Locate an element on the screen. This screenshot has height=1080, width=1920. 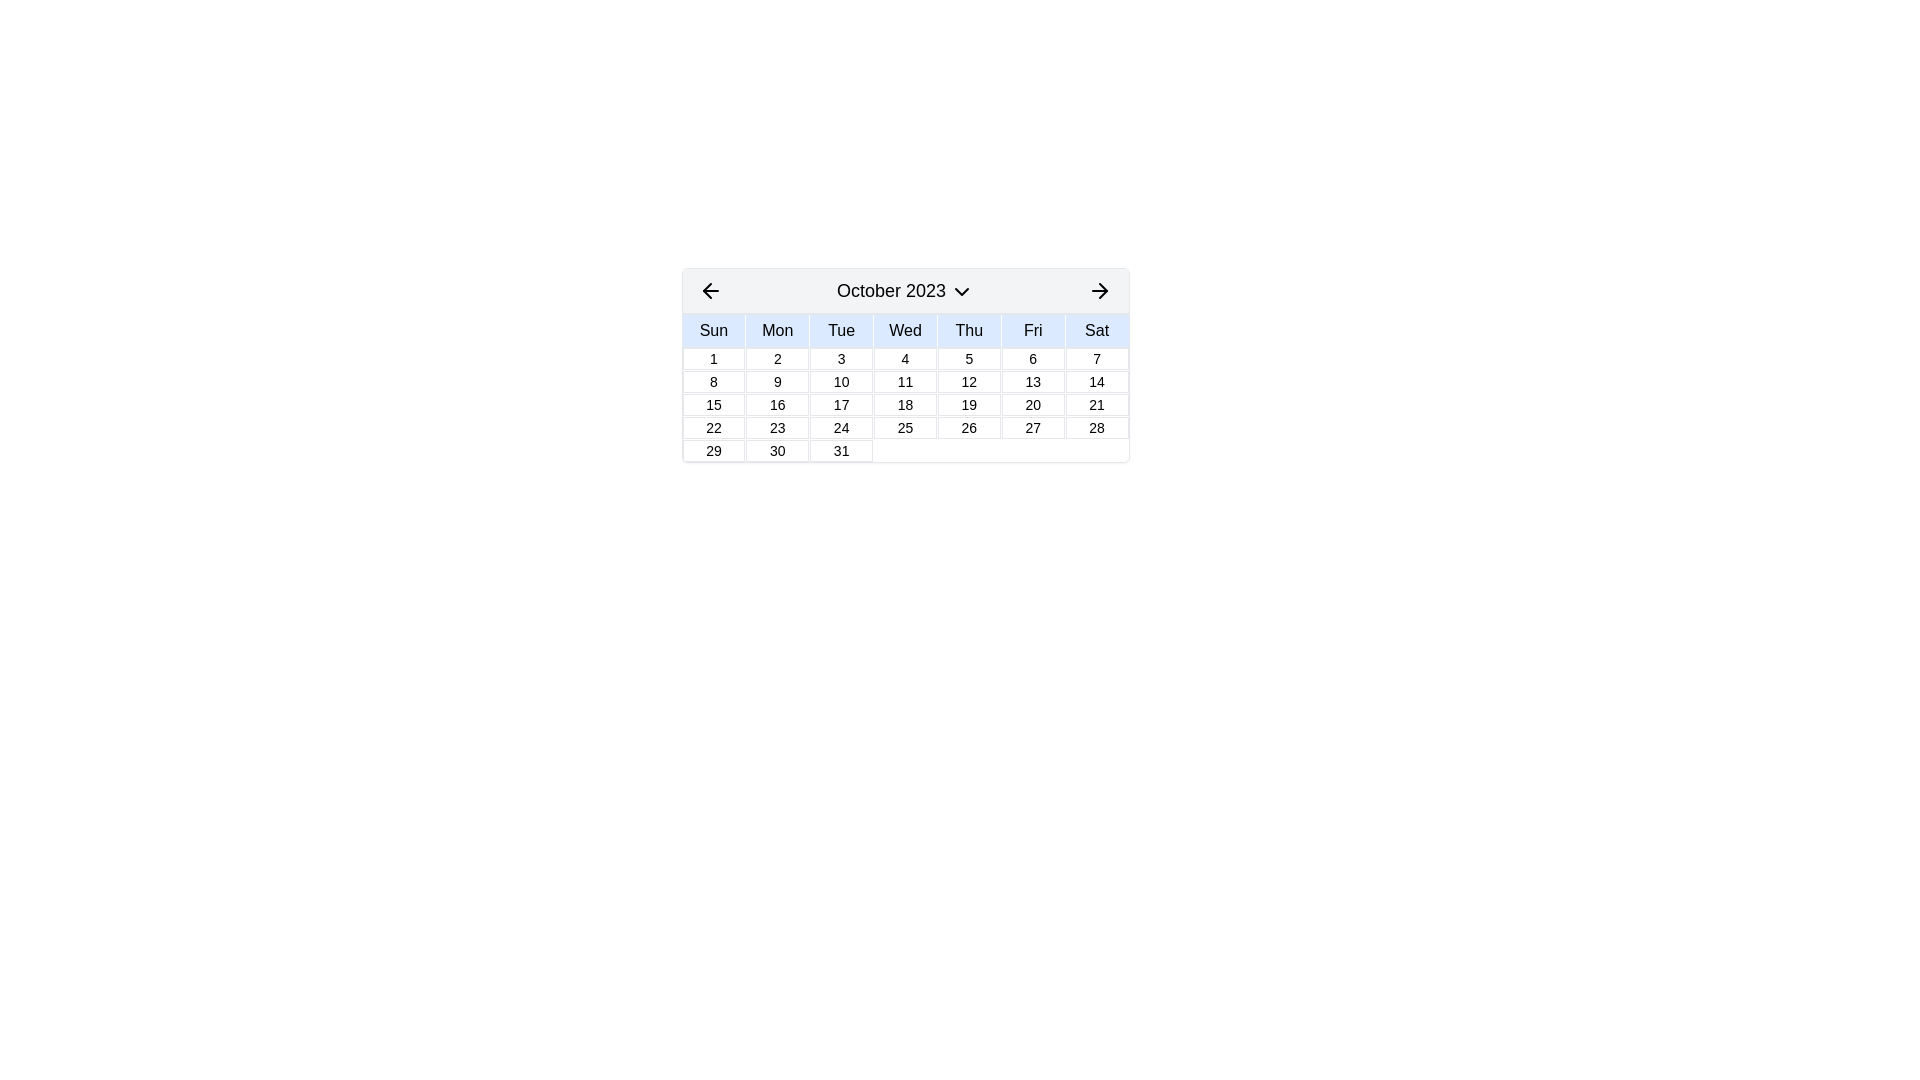
the fourth day cell in the calendar grid is located at coordinates (904, 357).